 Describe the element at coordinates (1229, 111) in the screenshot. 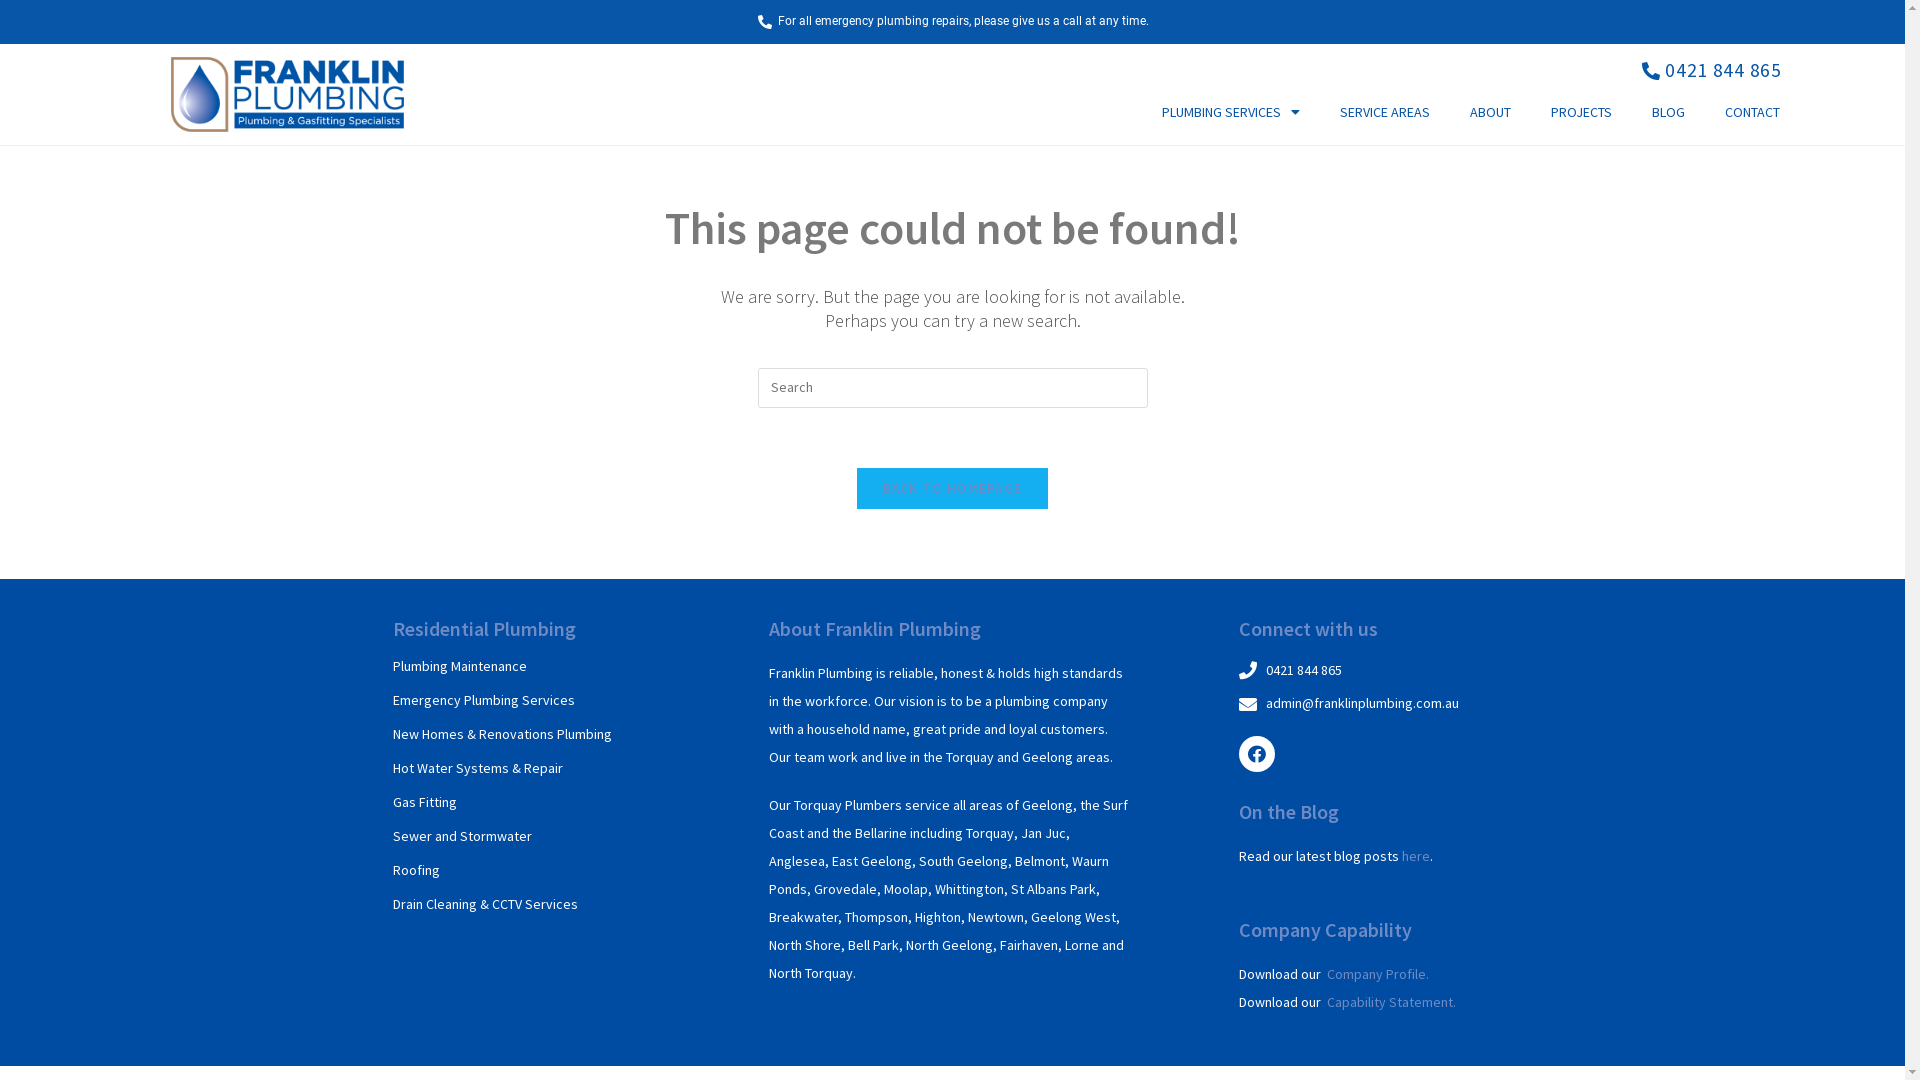

I see `'PLUMBING SERVICES'` at that location.